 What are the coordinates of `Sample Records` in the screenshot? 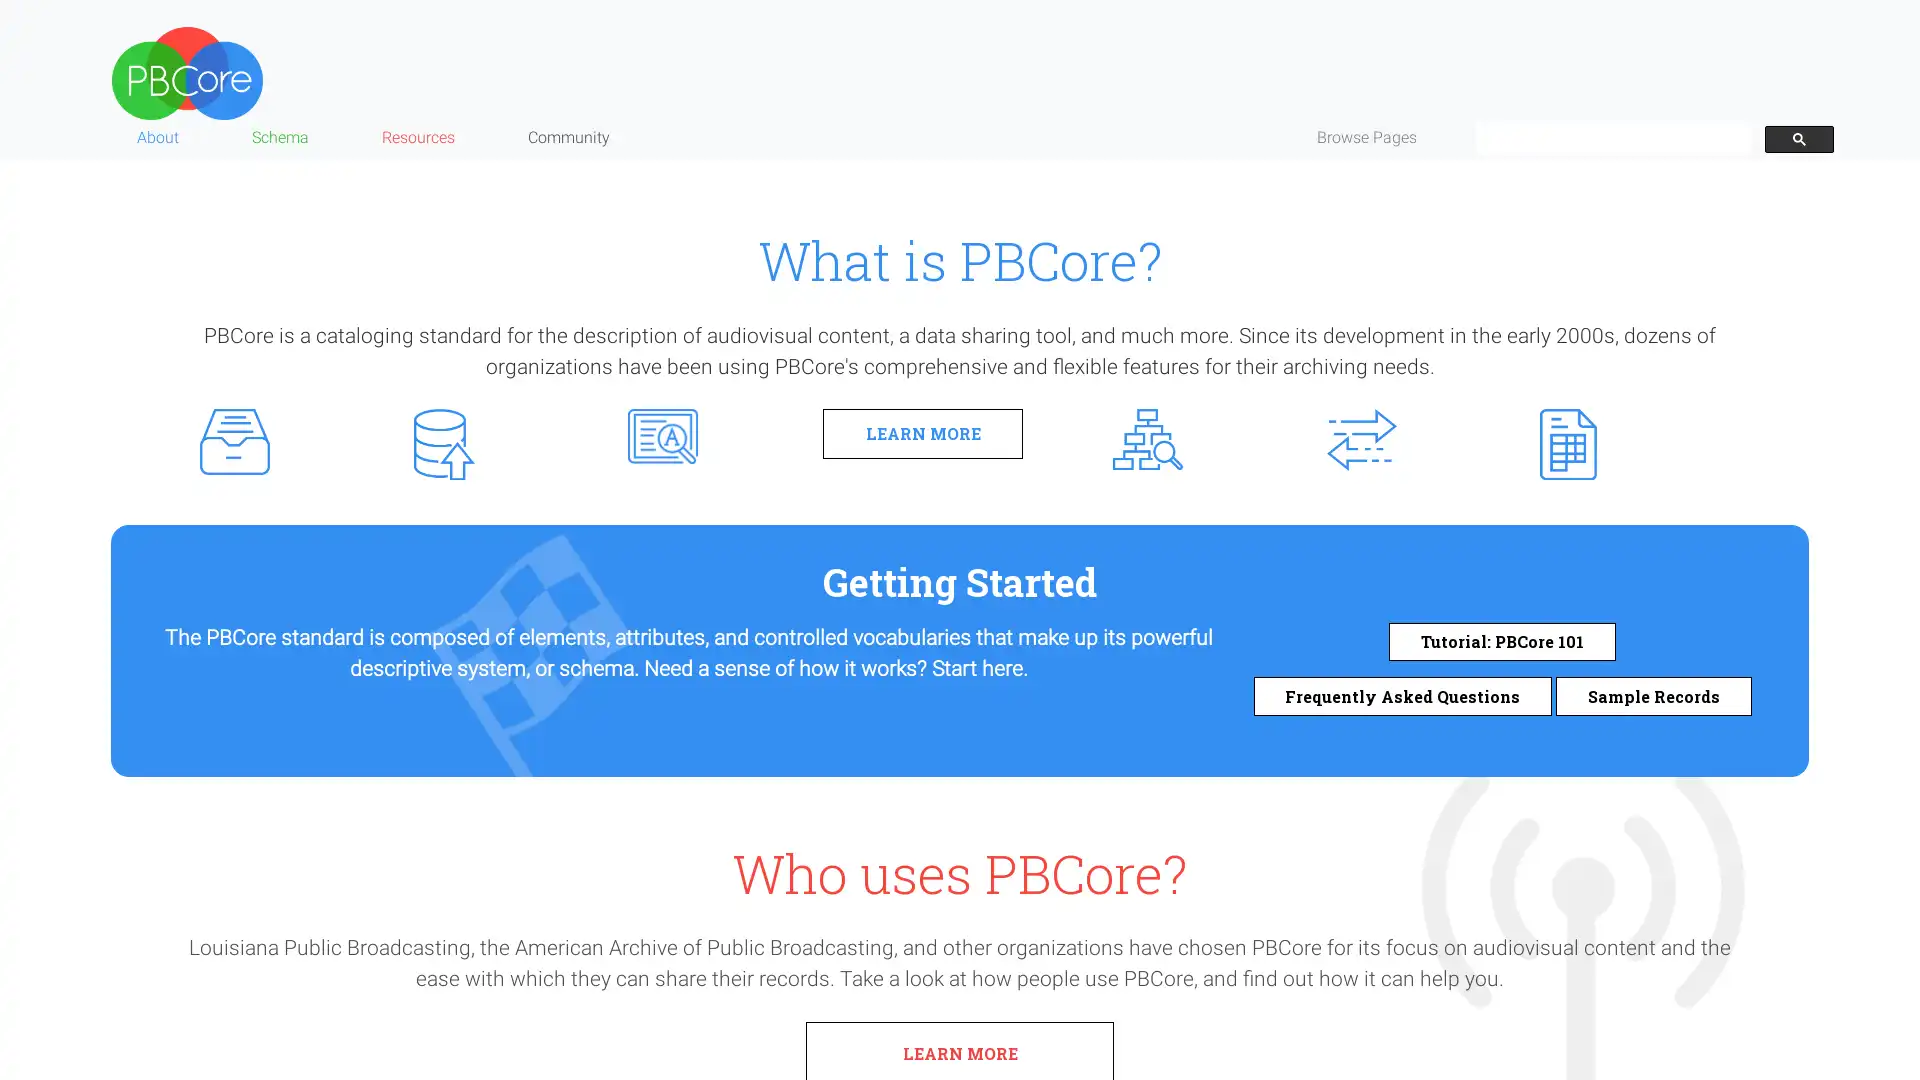 It's located at (1653, 694).